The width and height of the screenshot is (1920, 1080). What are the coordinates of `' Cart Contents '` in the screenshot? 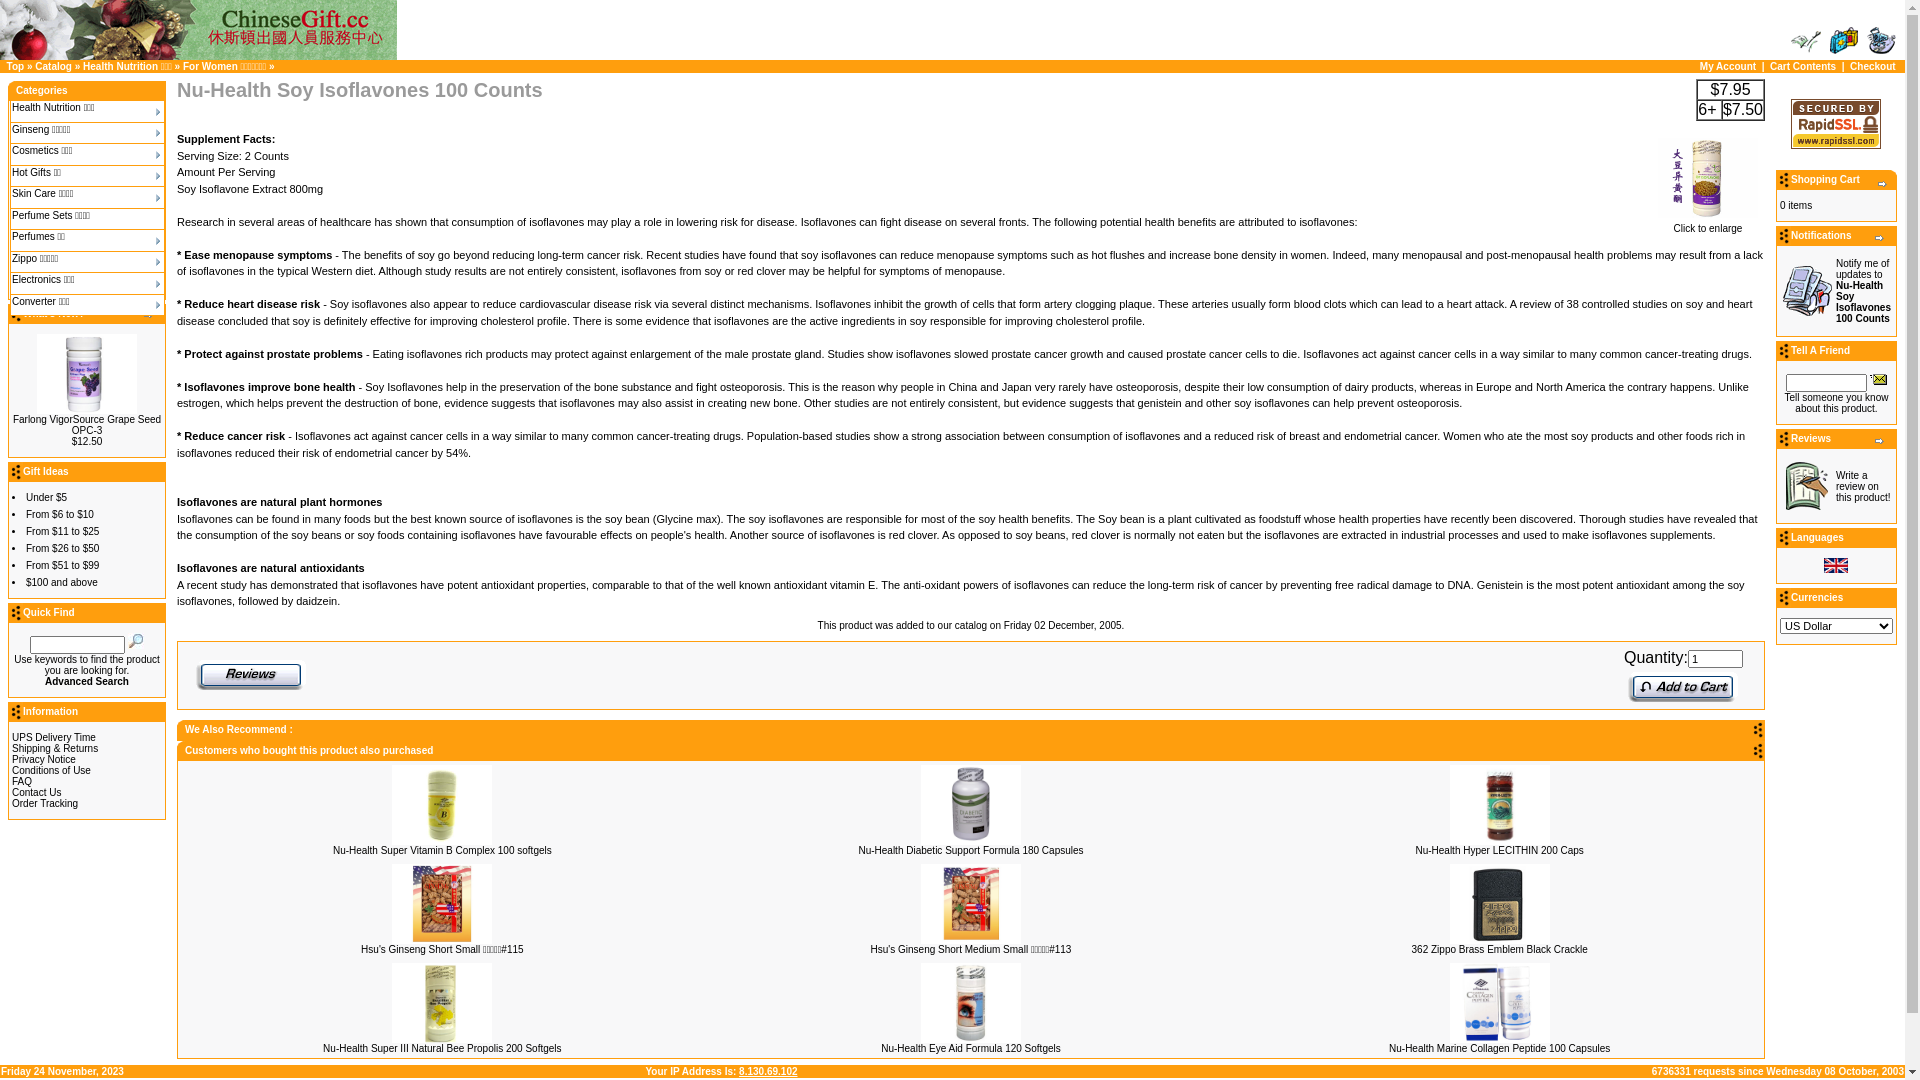 It's located at (1828, 41).